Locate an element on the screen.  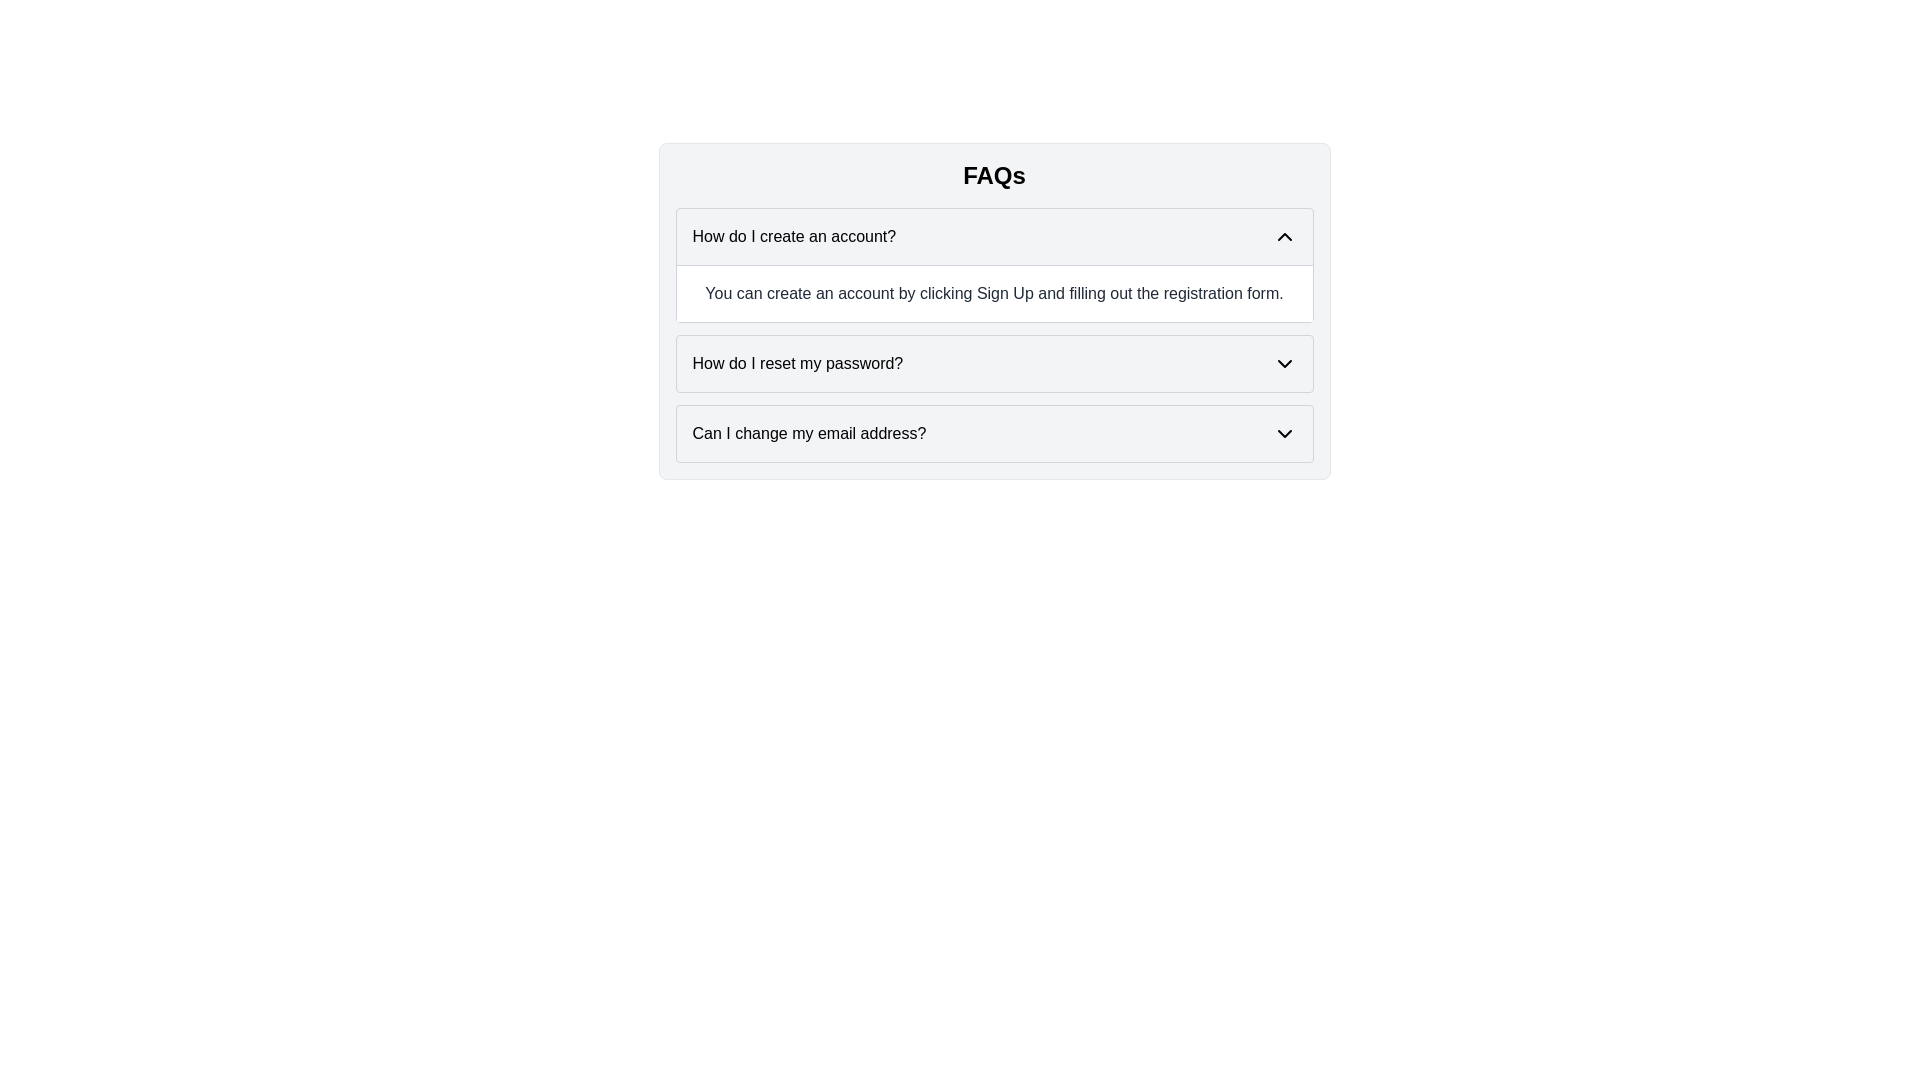
the upward-pointing arrow icon button is located at coordinates (1284, 235).